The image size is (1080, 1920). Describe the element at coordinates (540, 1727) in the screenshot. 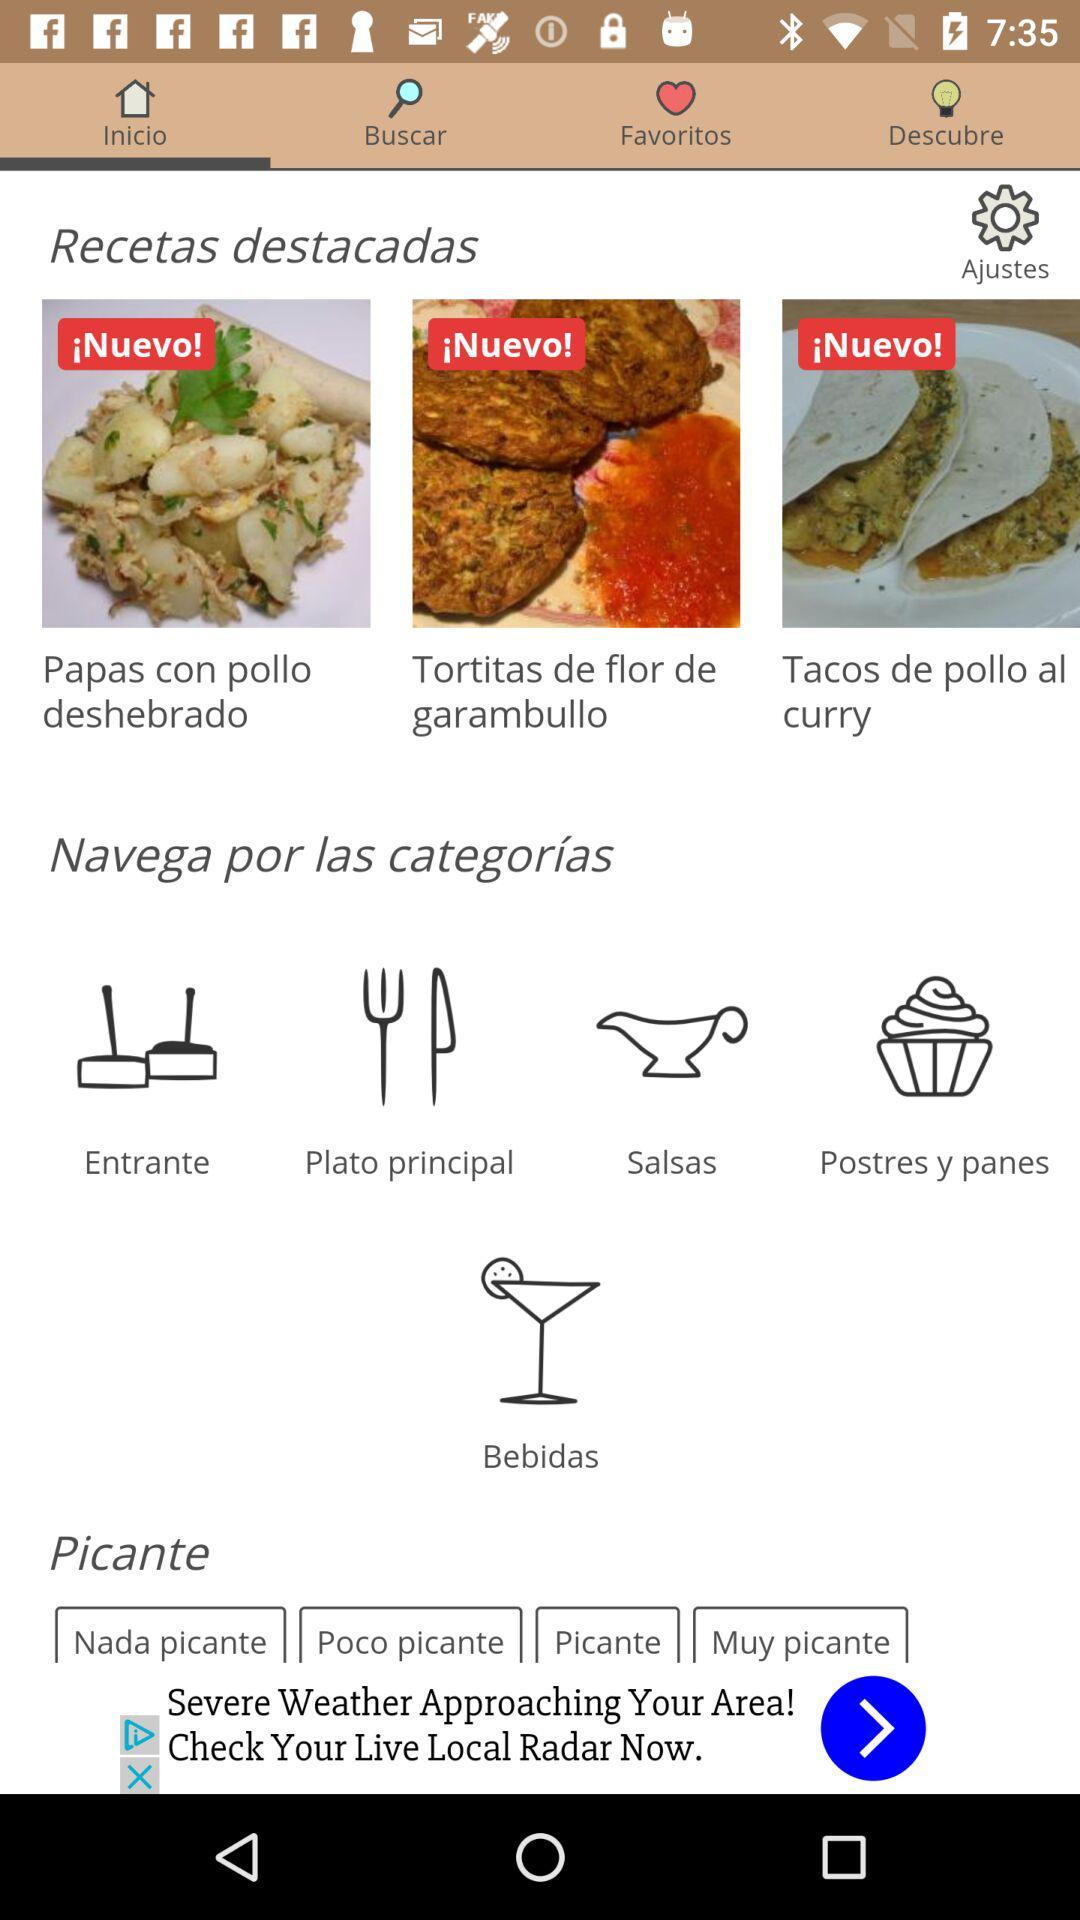

I see `open advertisement` at that location.